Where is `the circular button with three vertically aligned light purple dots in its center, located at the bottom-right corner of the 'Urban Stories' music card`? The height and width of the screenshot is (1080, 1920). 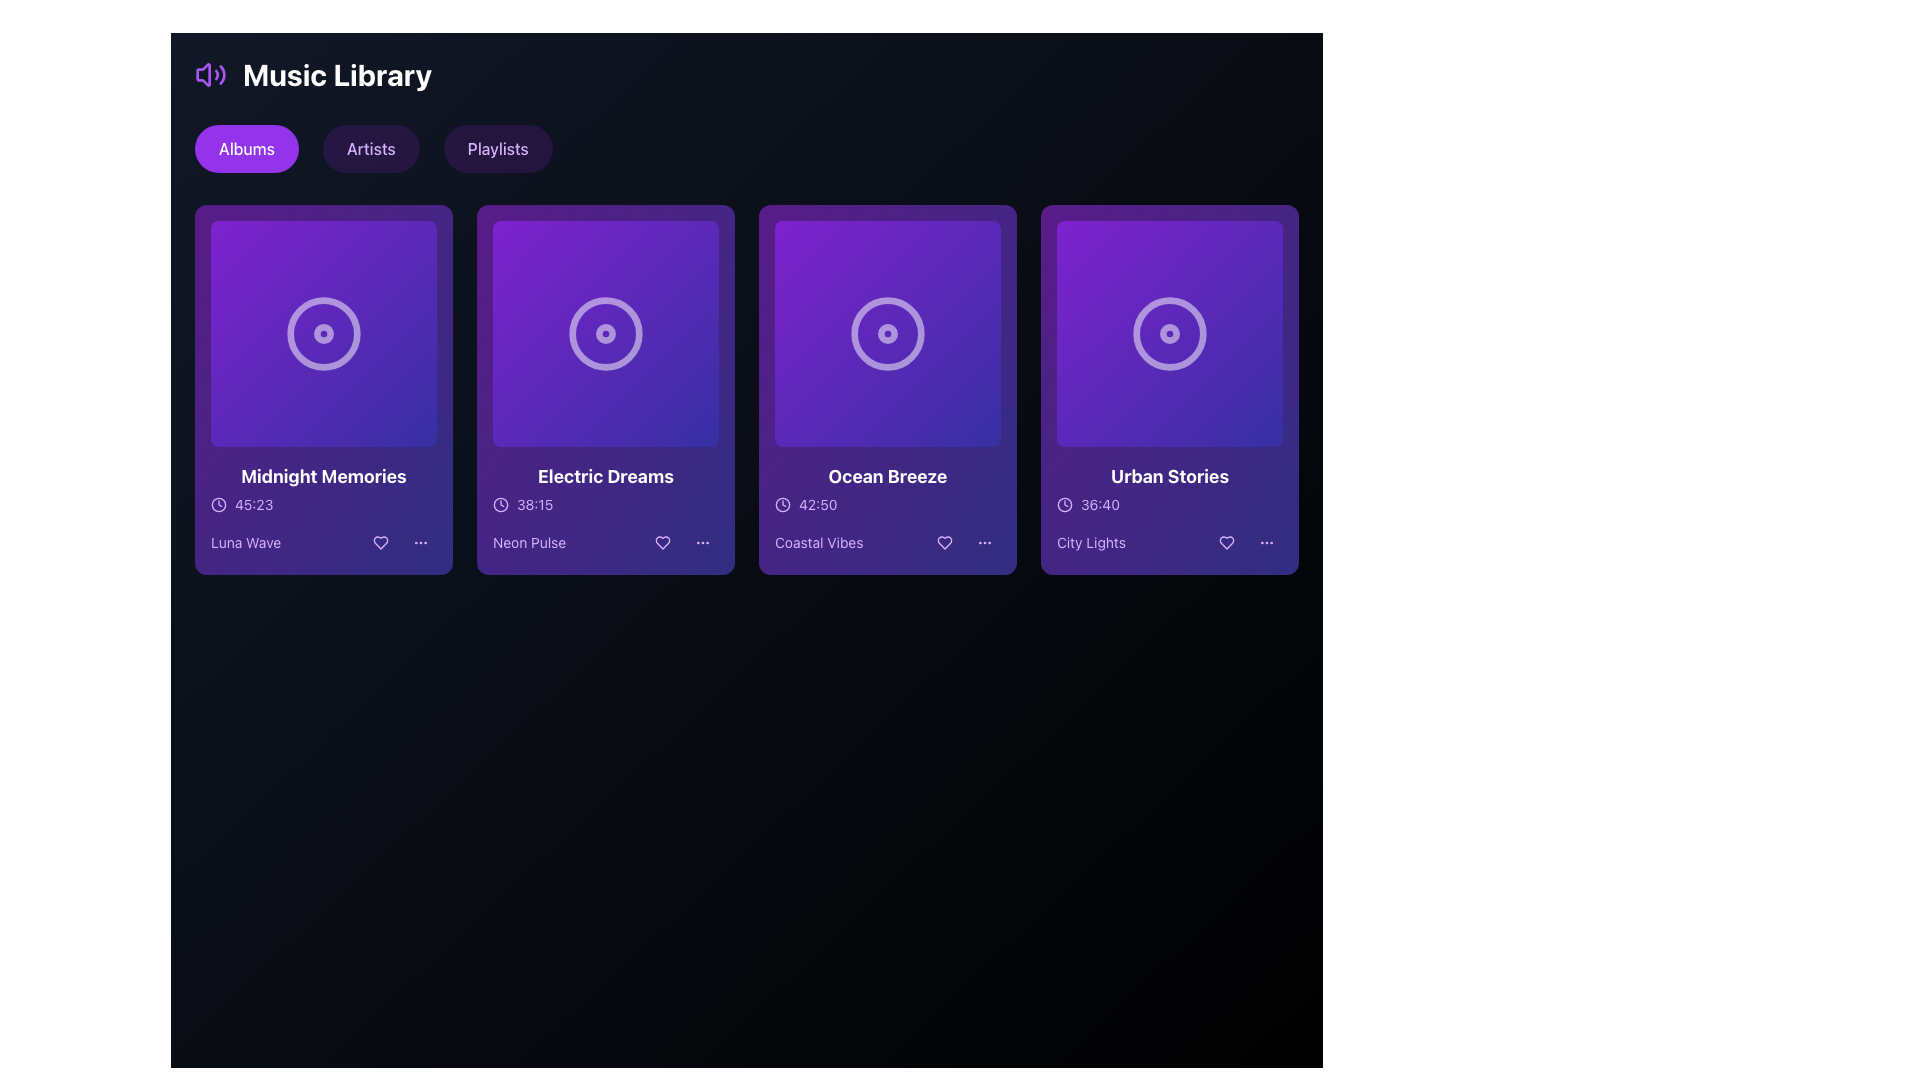
the circular button with three vertically aligned light purple dots in its center, located at the bottom-right corner of the 'Urban Stories' music card is located at coordinates (1266, 543).